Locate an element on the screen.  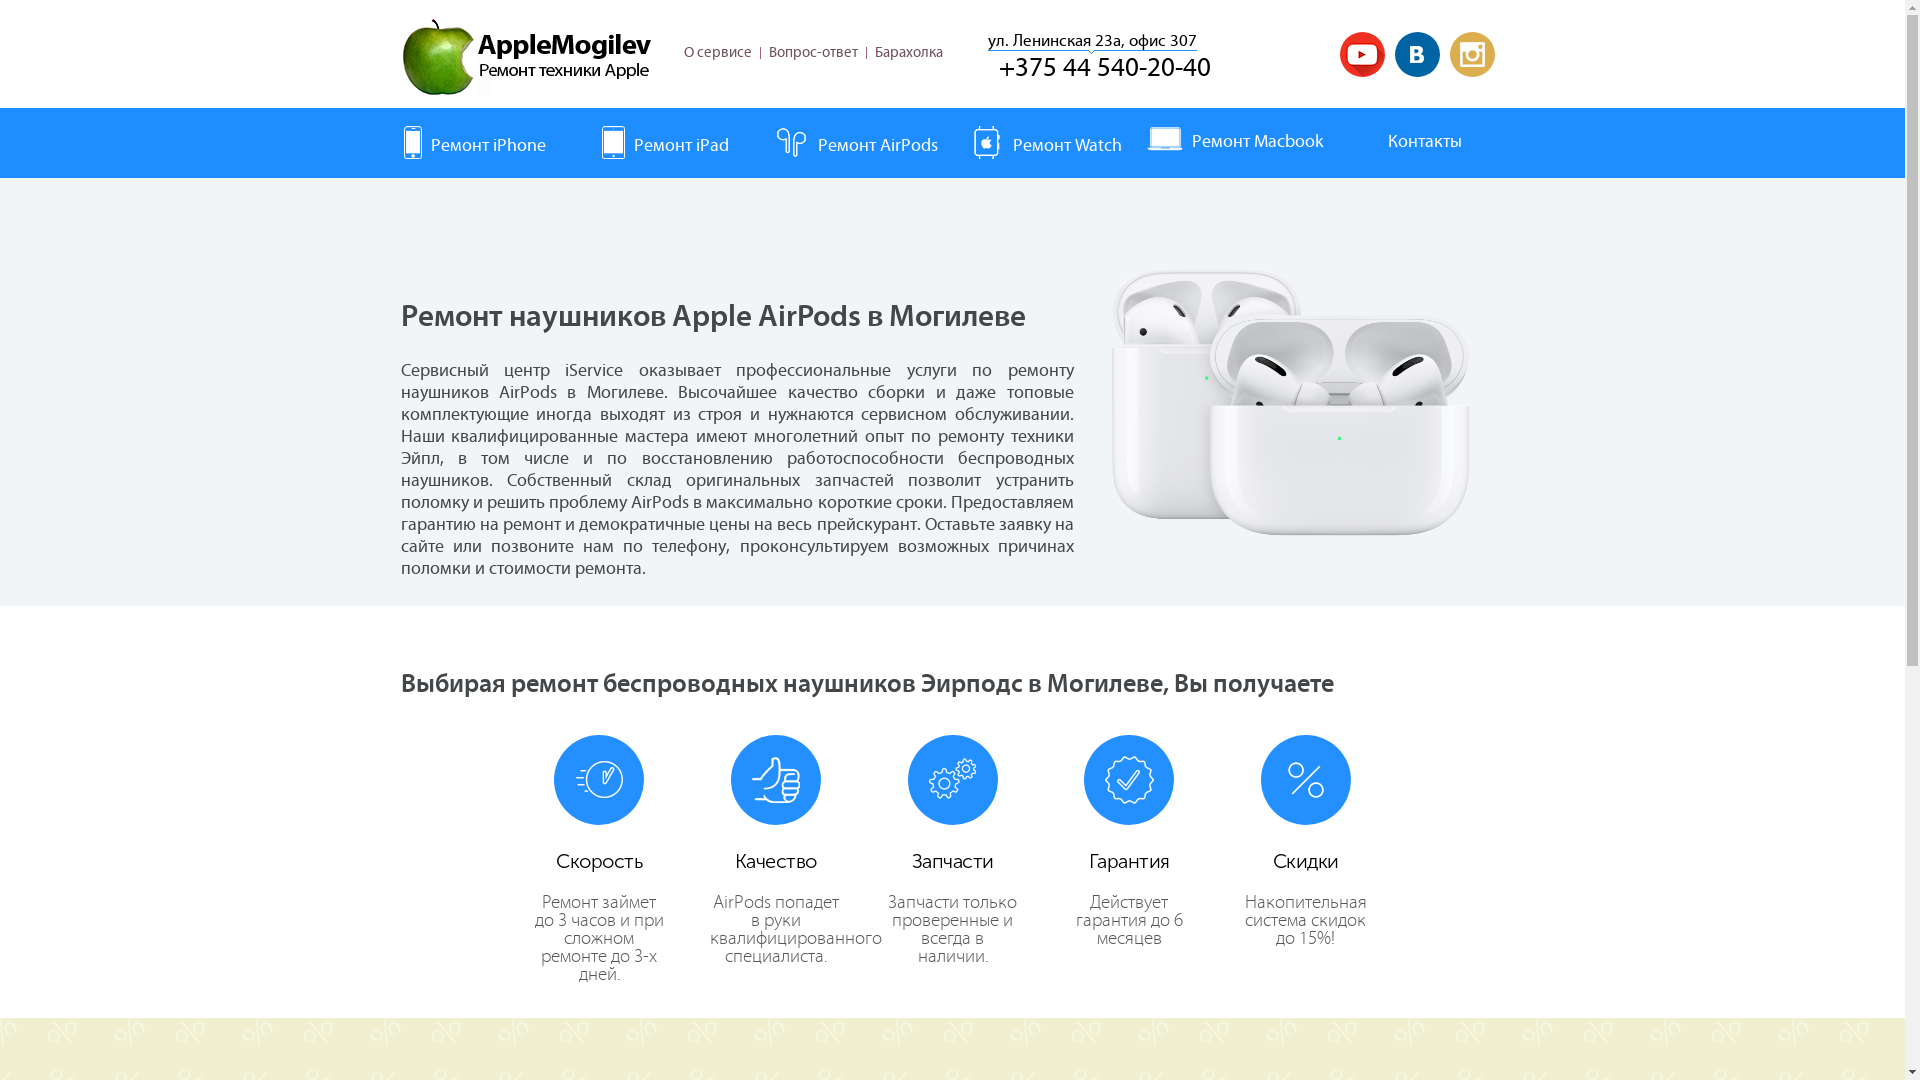
'+375 44 540-20-40' is located at coordinates (1103, 67).